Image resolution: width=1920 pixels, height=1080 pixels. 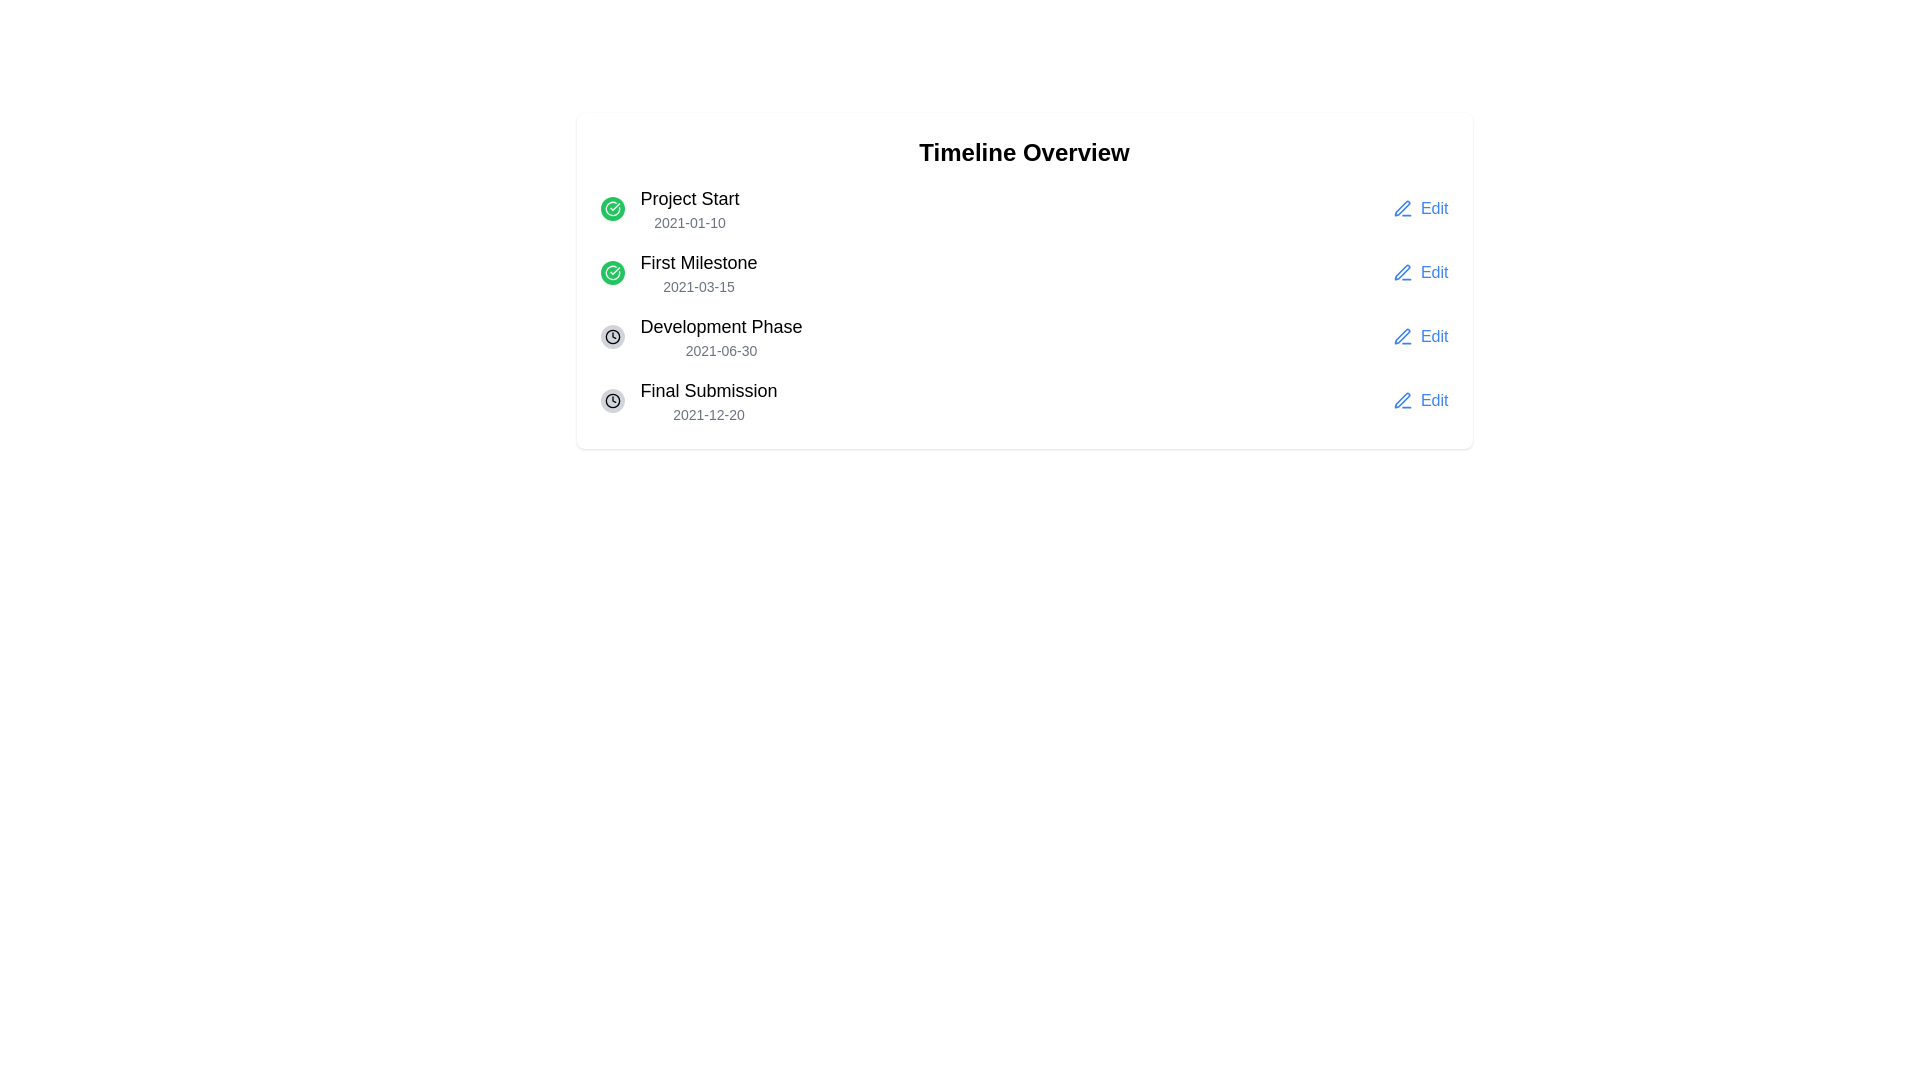 What do you see at coordinates (1024, 152) in the screenshot?
I see `text content of the bold header titled 'Timeline Overview', which is centrally positioned at the top of the timeline section` at bounding box center [1024, 152].